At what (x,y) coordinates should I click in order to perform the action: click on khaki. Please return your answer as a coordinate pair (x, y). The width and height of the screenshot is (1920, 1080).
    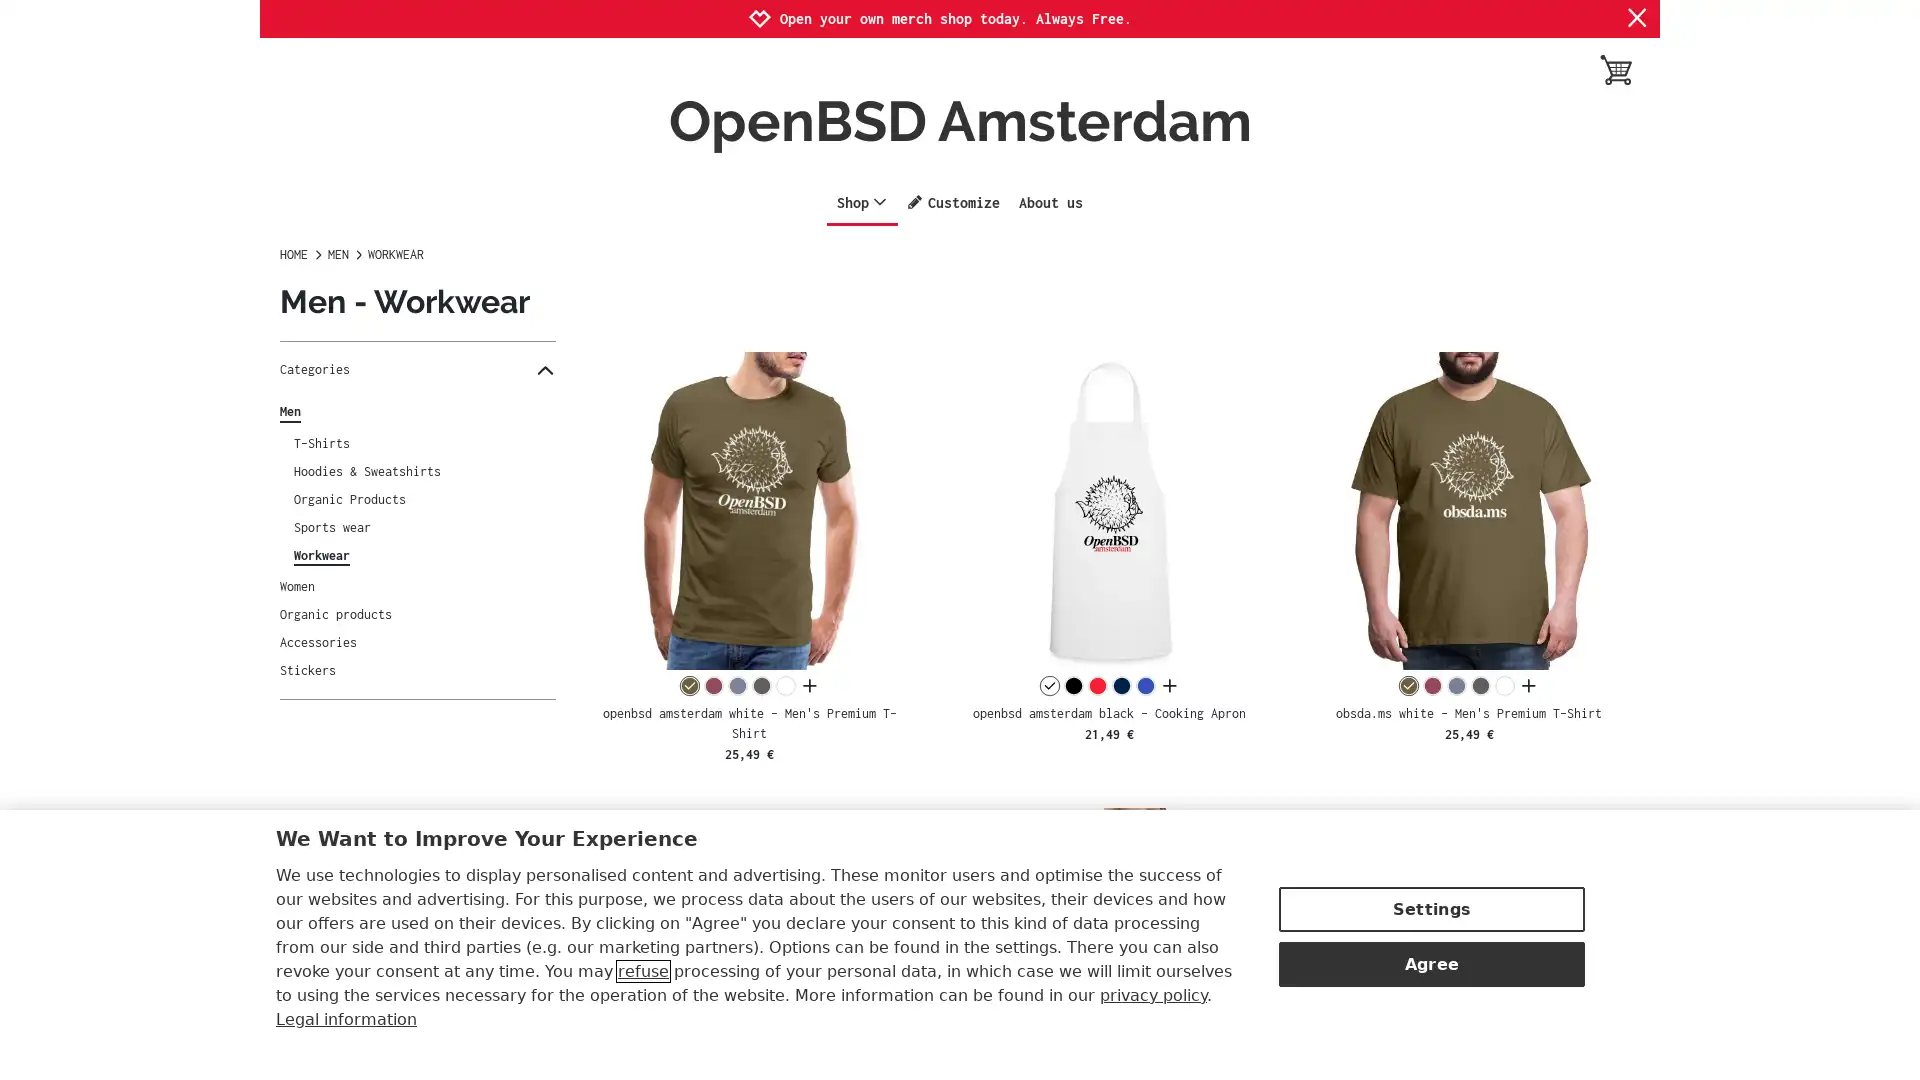
    Looking at the image, I should click on (1408, 685).